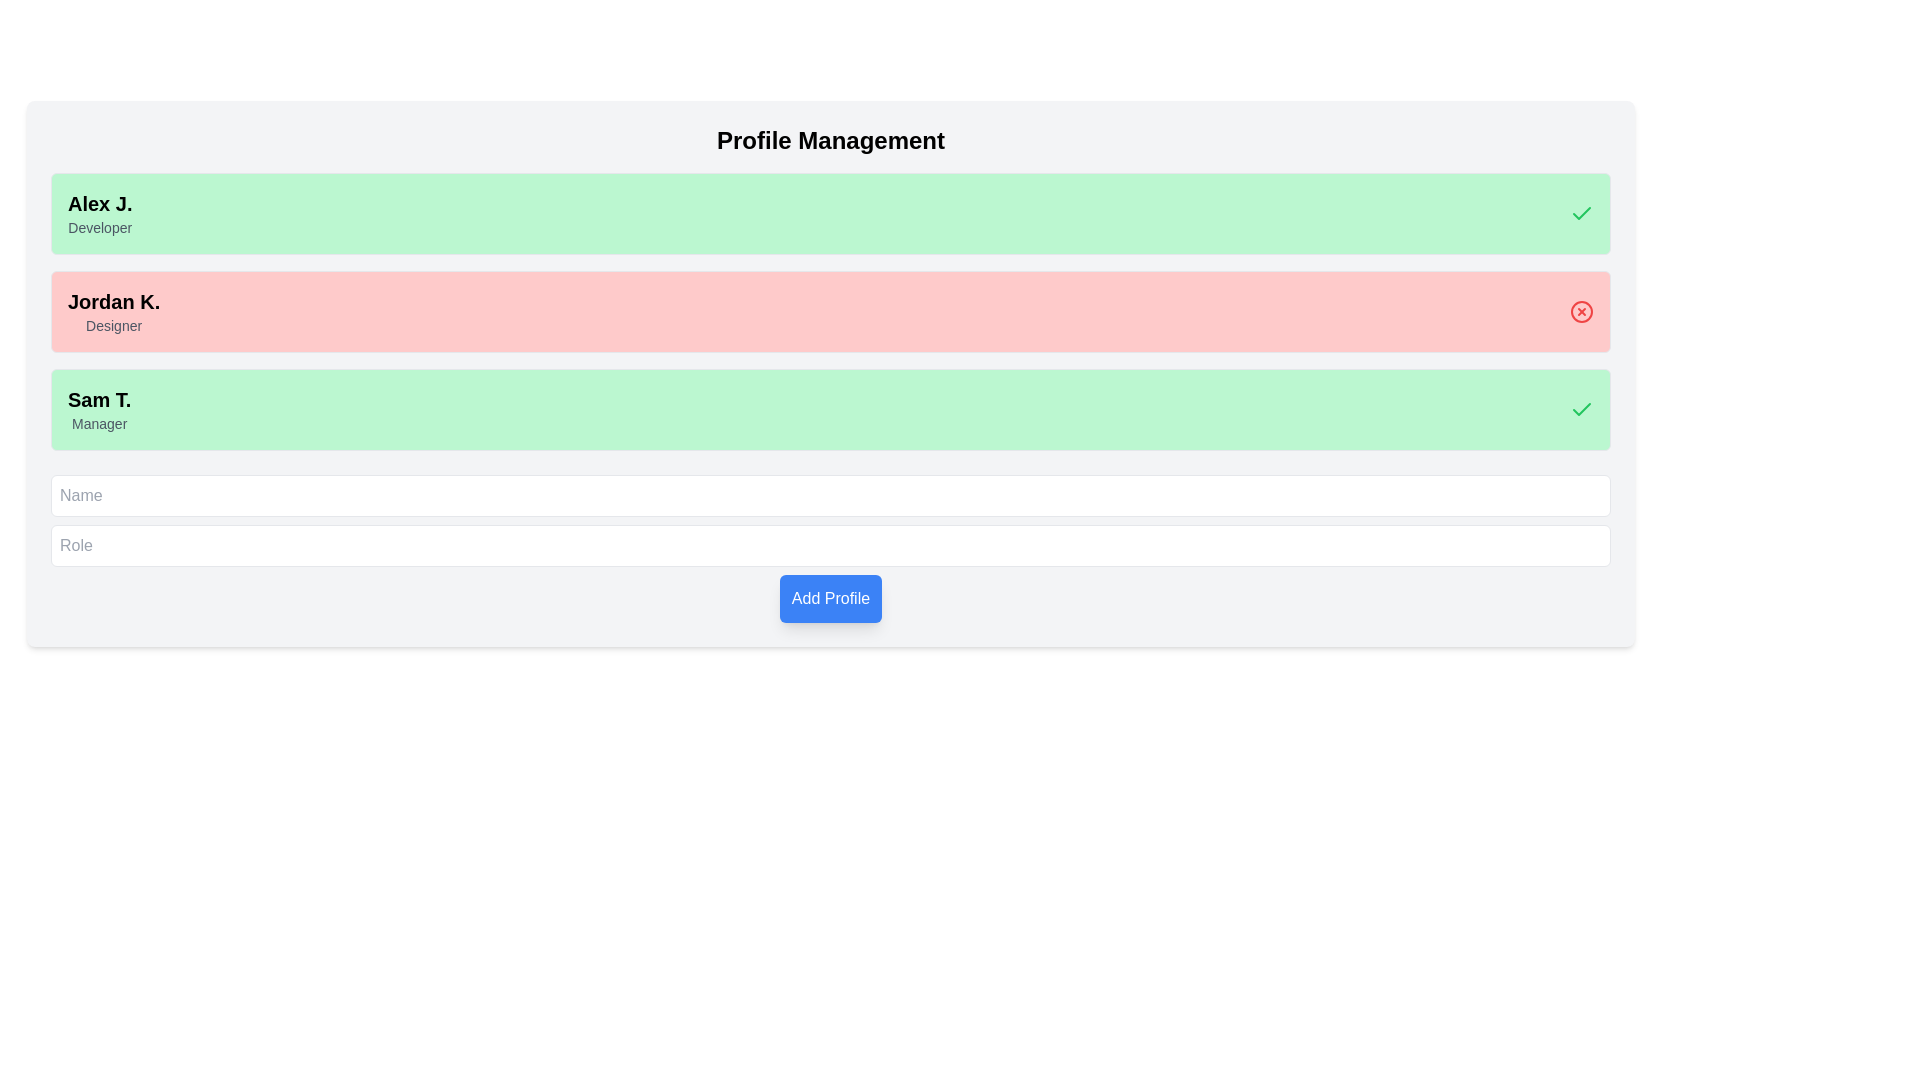 The width and height of the screenshot is (1920, 1080). Describe the element at coordinates (1581, 312) in the screenshot. I see `the red circular button with a cross inside, which is positioned to the right of 'Jordan K.' and below 'Profile Management'` at that location.